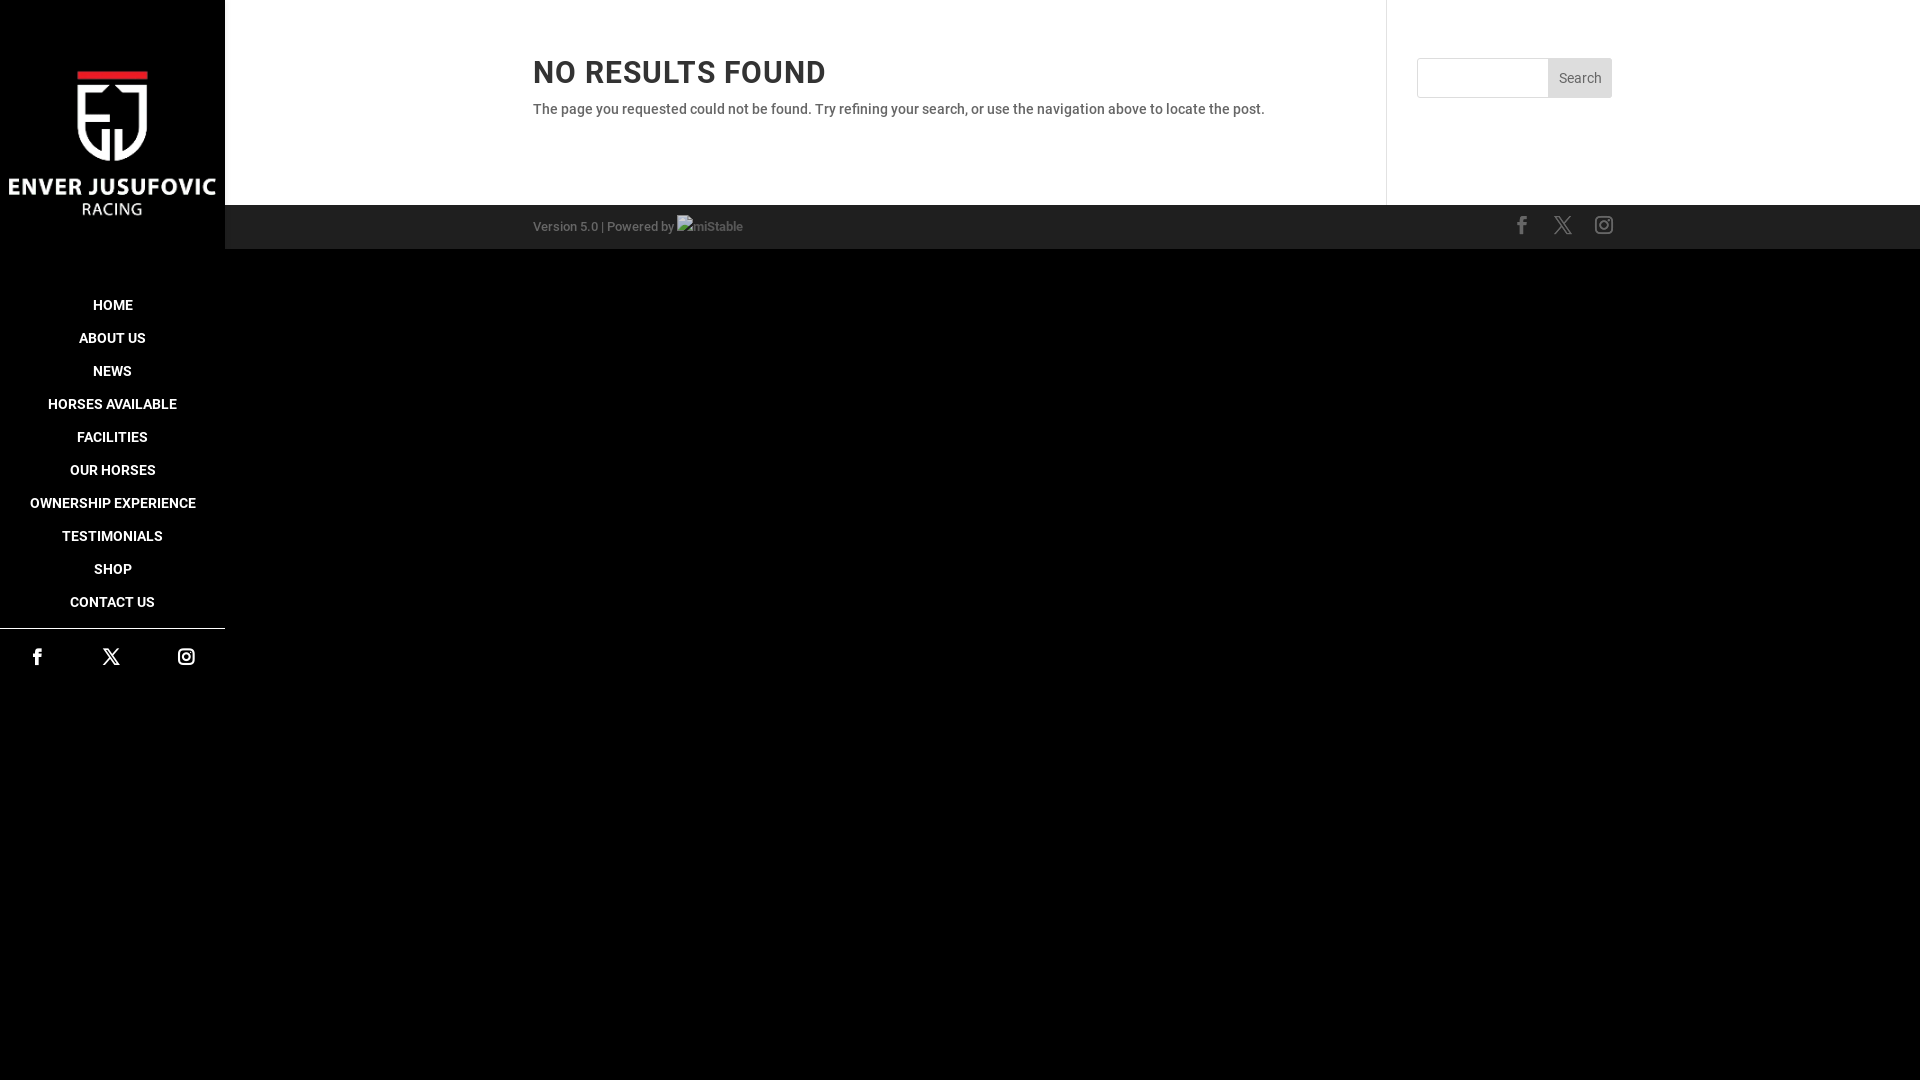  Describe the element at coordinates (0, 445) in the screenshot. I see `'FACILITIES'` at that location.